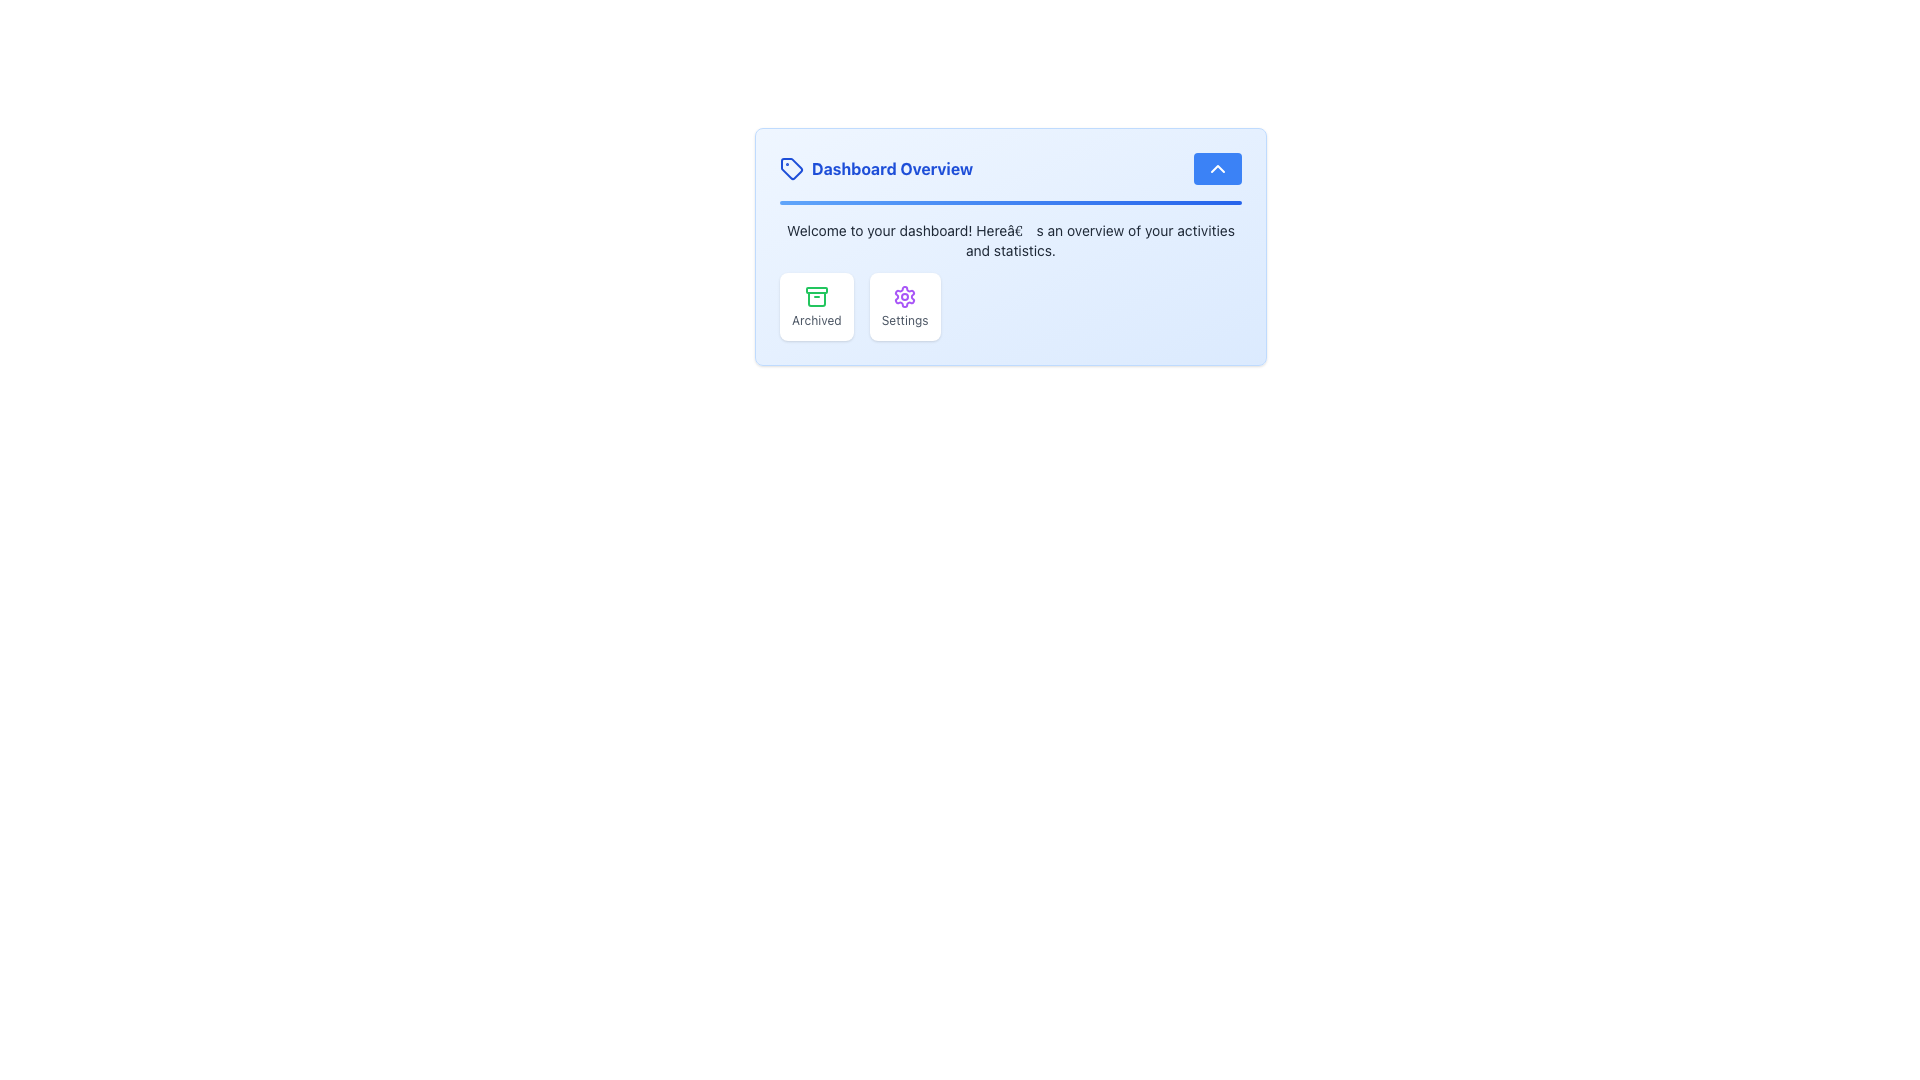 Image resolution: width=1920 pixels, height=1080 pixels. Describe the element at coordinates (1217, 168) in the screenshot. I see `the upward-pointing chevron icon with a white outline on a blue background, located at the top-right corner of the Dashboard Overview button` at that location.